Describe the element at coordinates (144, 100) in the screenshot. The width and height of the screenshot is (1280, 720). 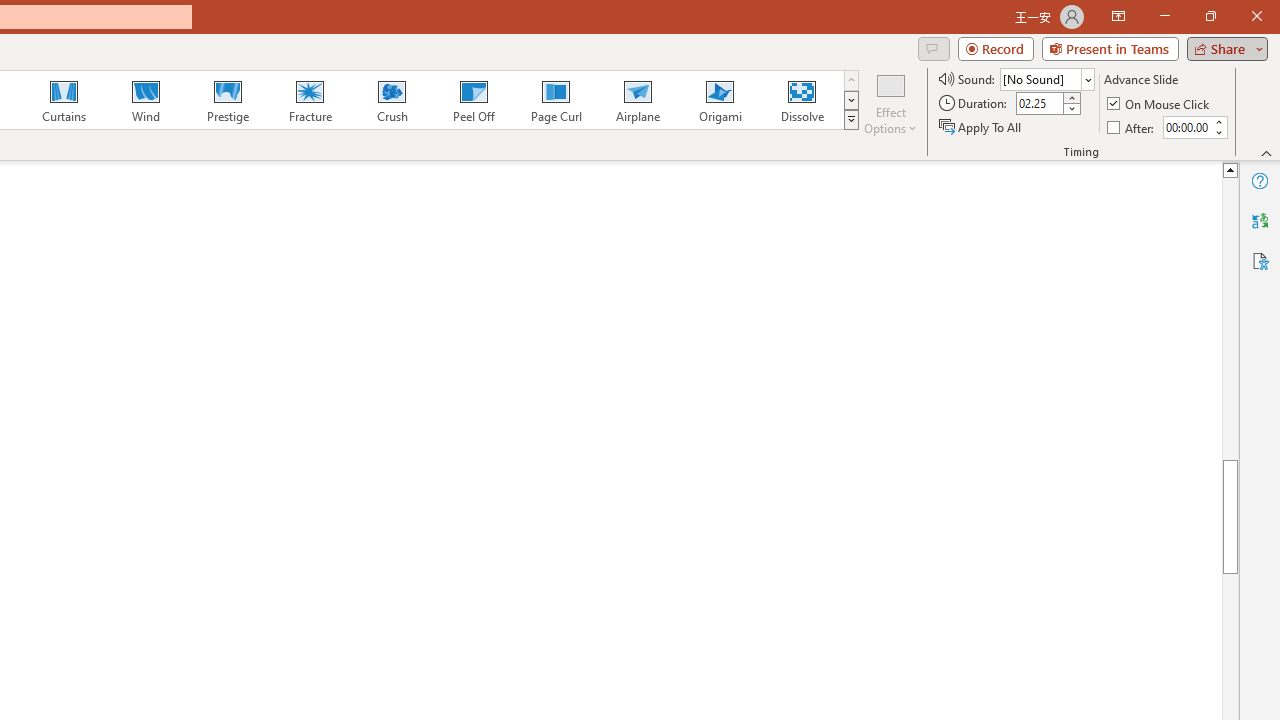
I see `'Wind'` at that location.